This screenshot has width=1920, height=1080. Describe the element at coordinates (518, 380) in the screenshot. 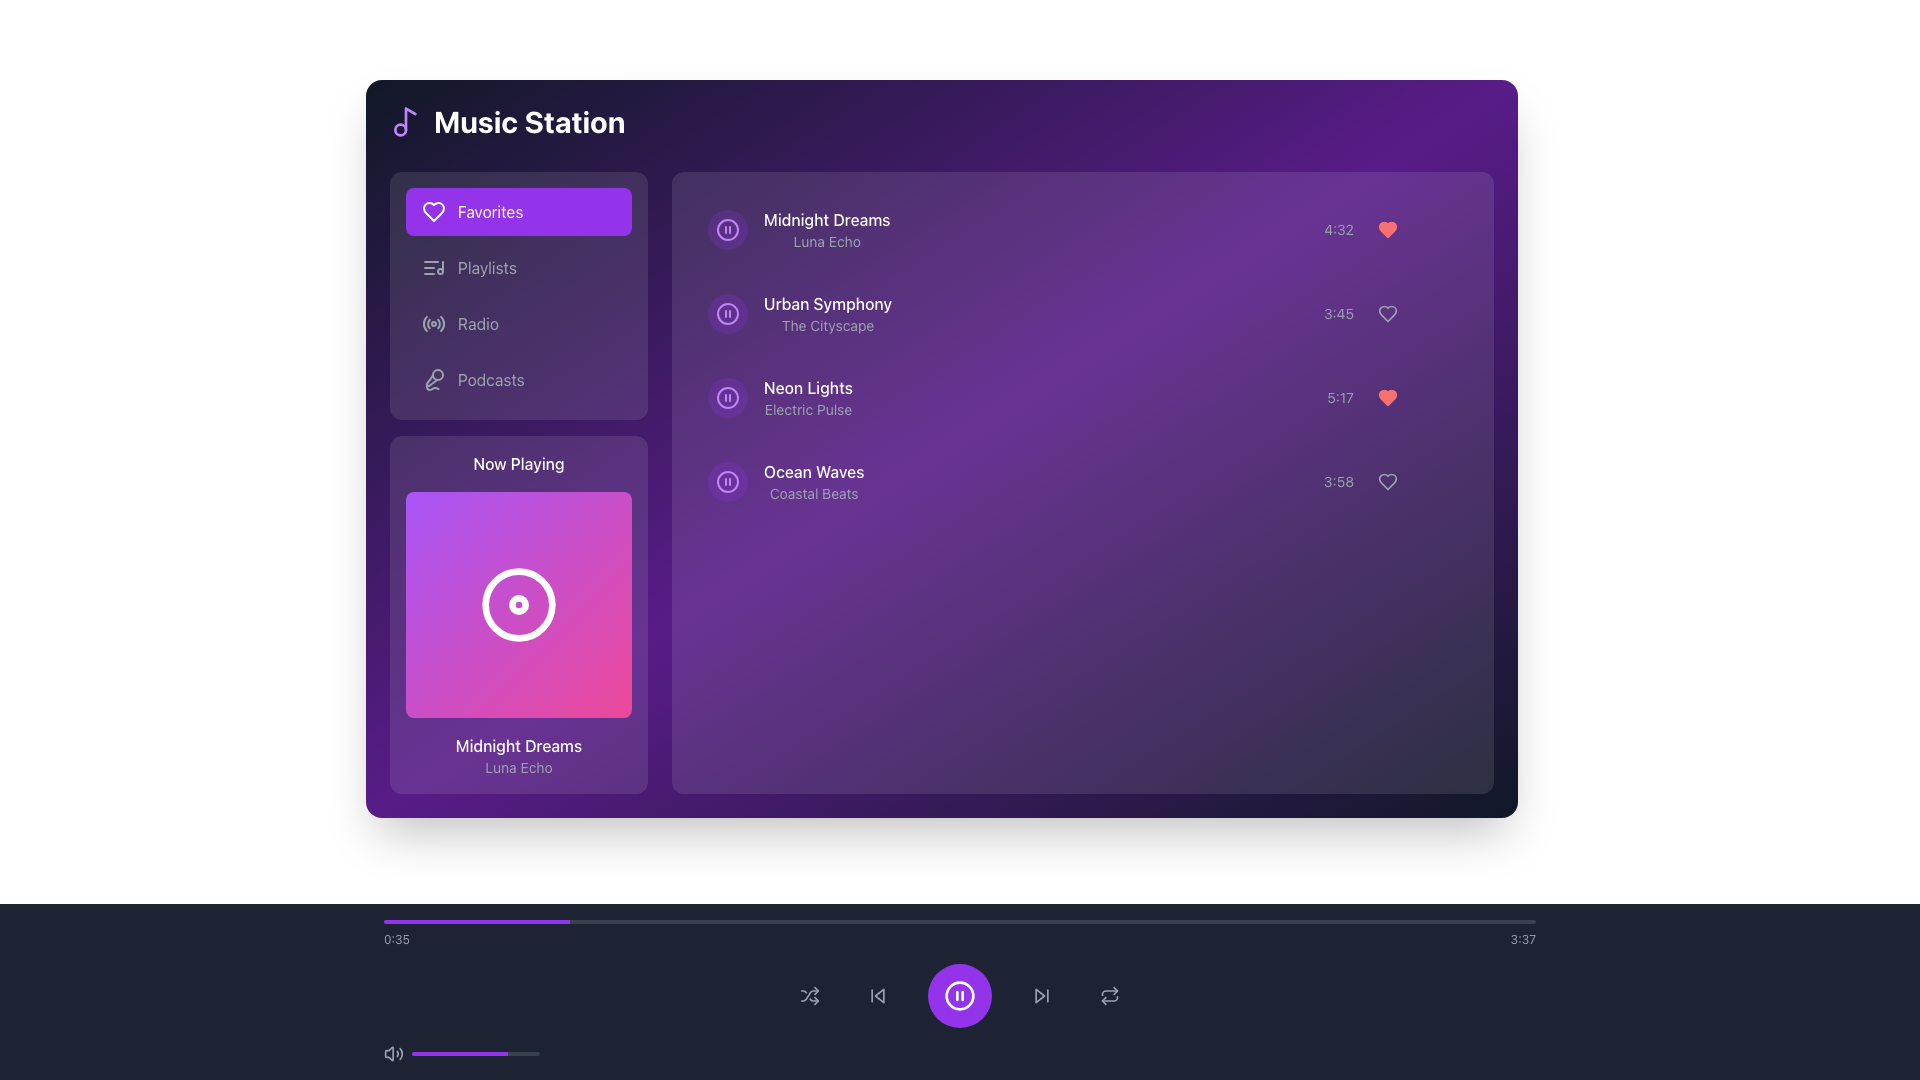

I see `the 'Podcasts' button, which is a horizontal button with a microphone icon and muted gray text, positioned as the fourth element in a vertical list within the left sidebar` at that location.